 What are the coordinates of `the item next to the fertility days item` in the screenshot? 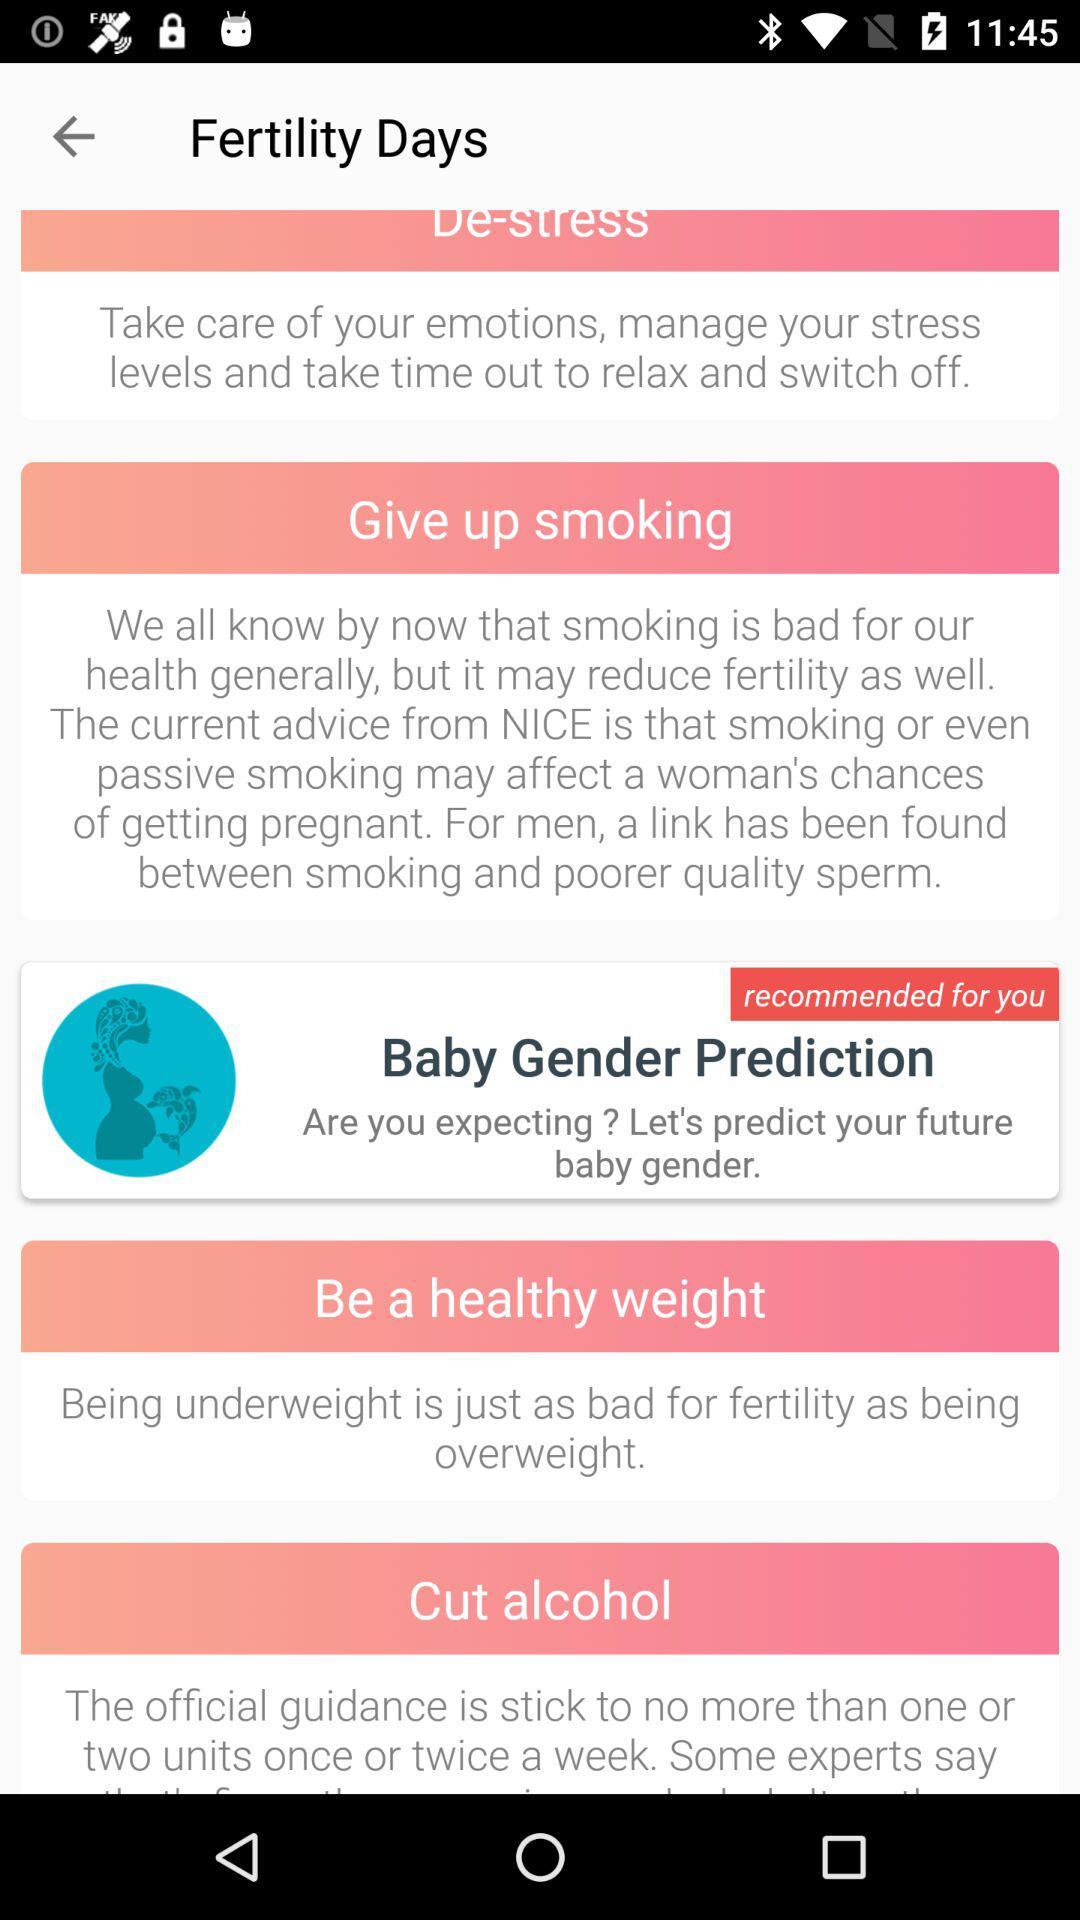 It's located at (72, 135).